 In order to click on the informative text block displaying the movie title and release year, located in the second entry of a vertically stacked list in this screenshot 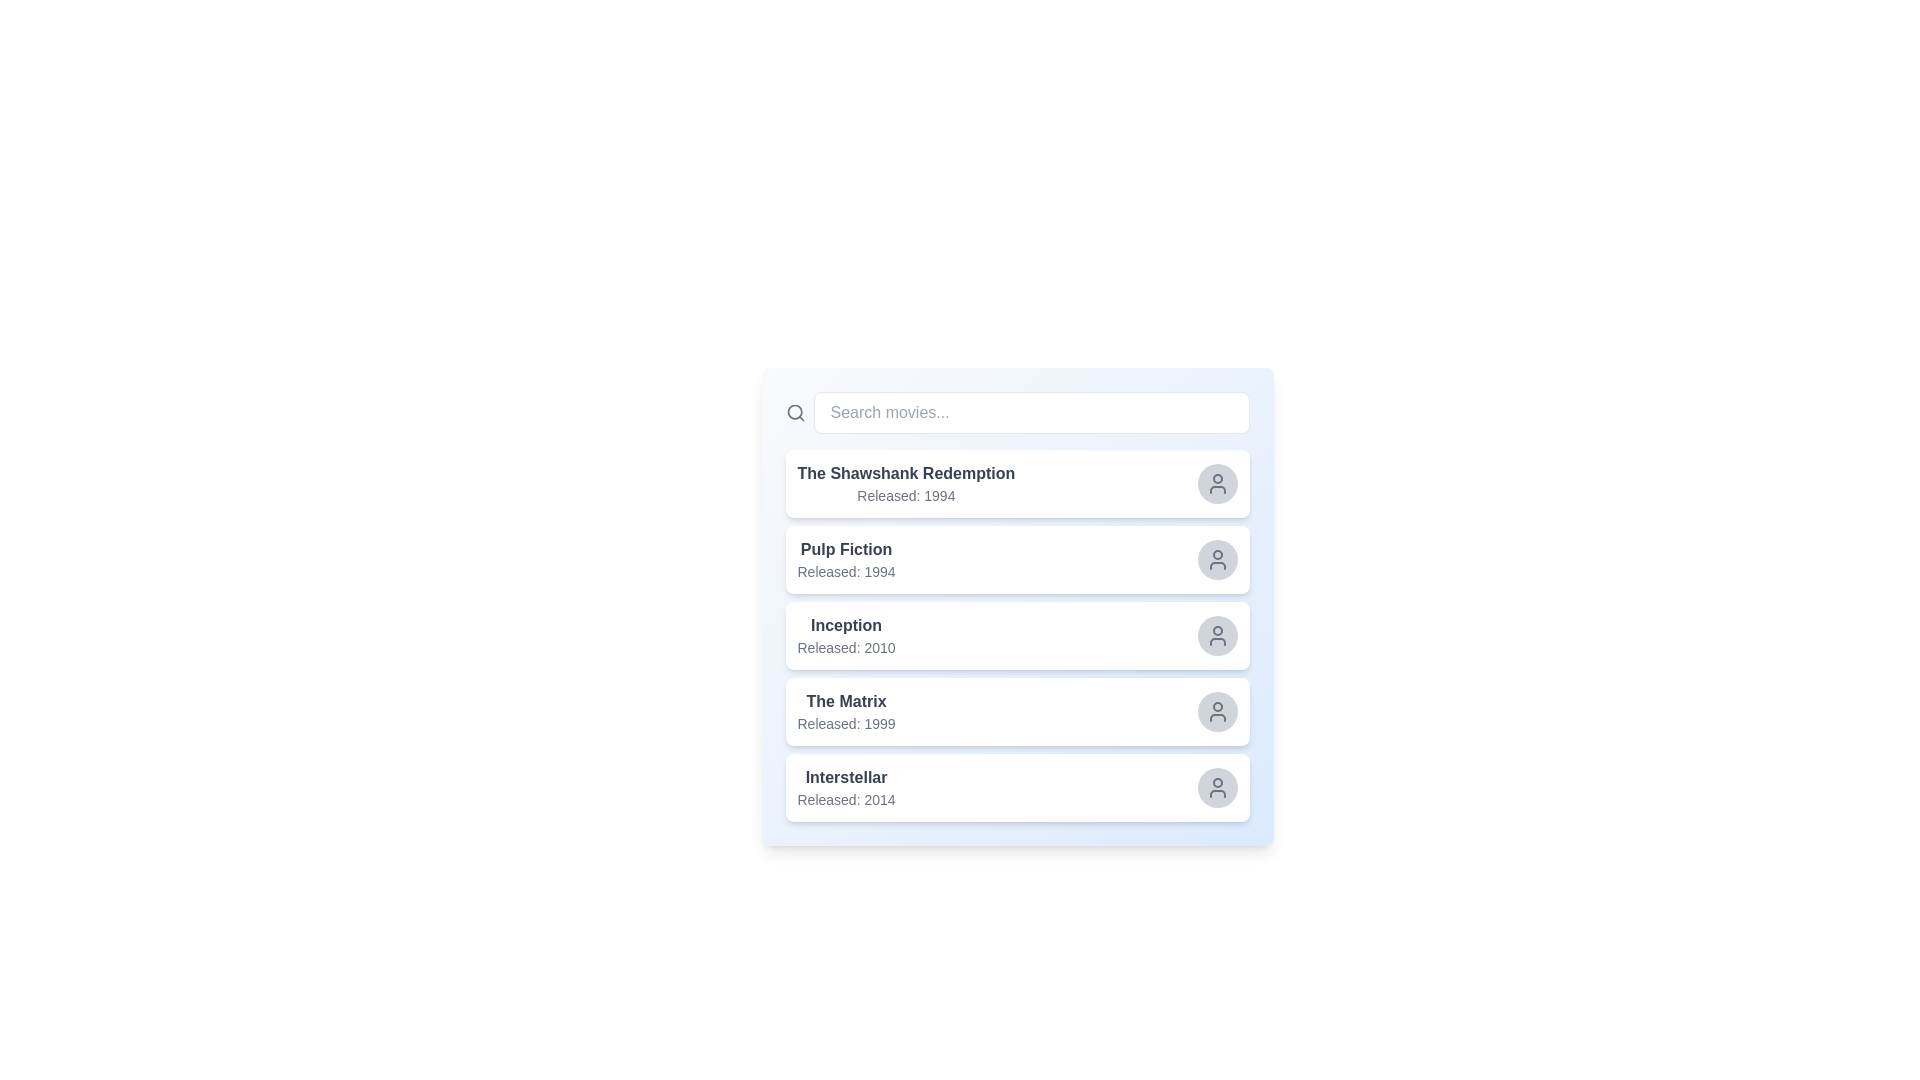, I will do `click(846, 559)`.